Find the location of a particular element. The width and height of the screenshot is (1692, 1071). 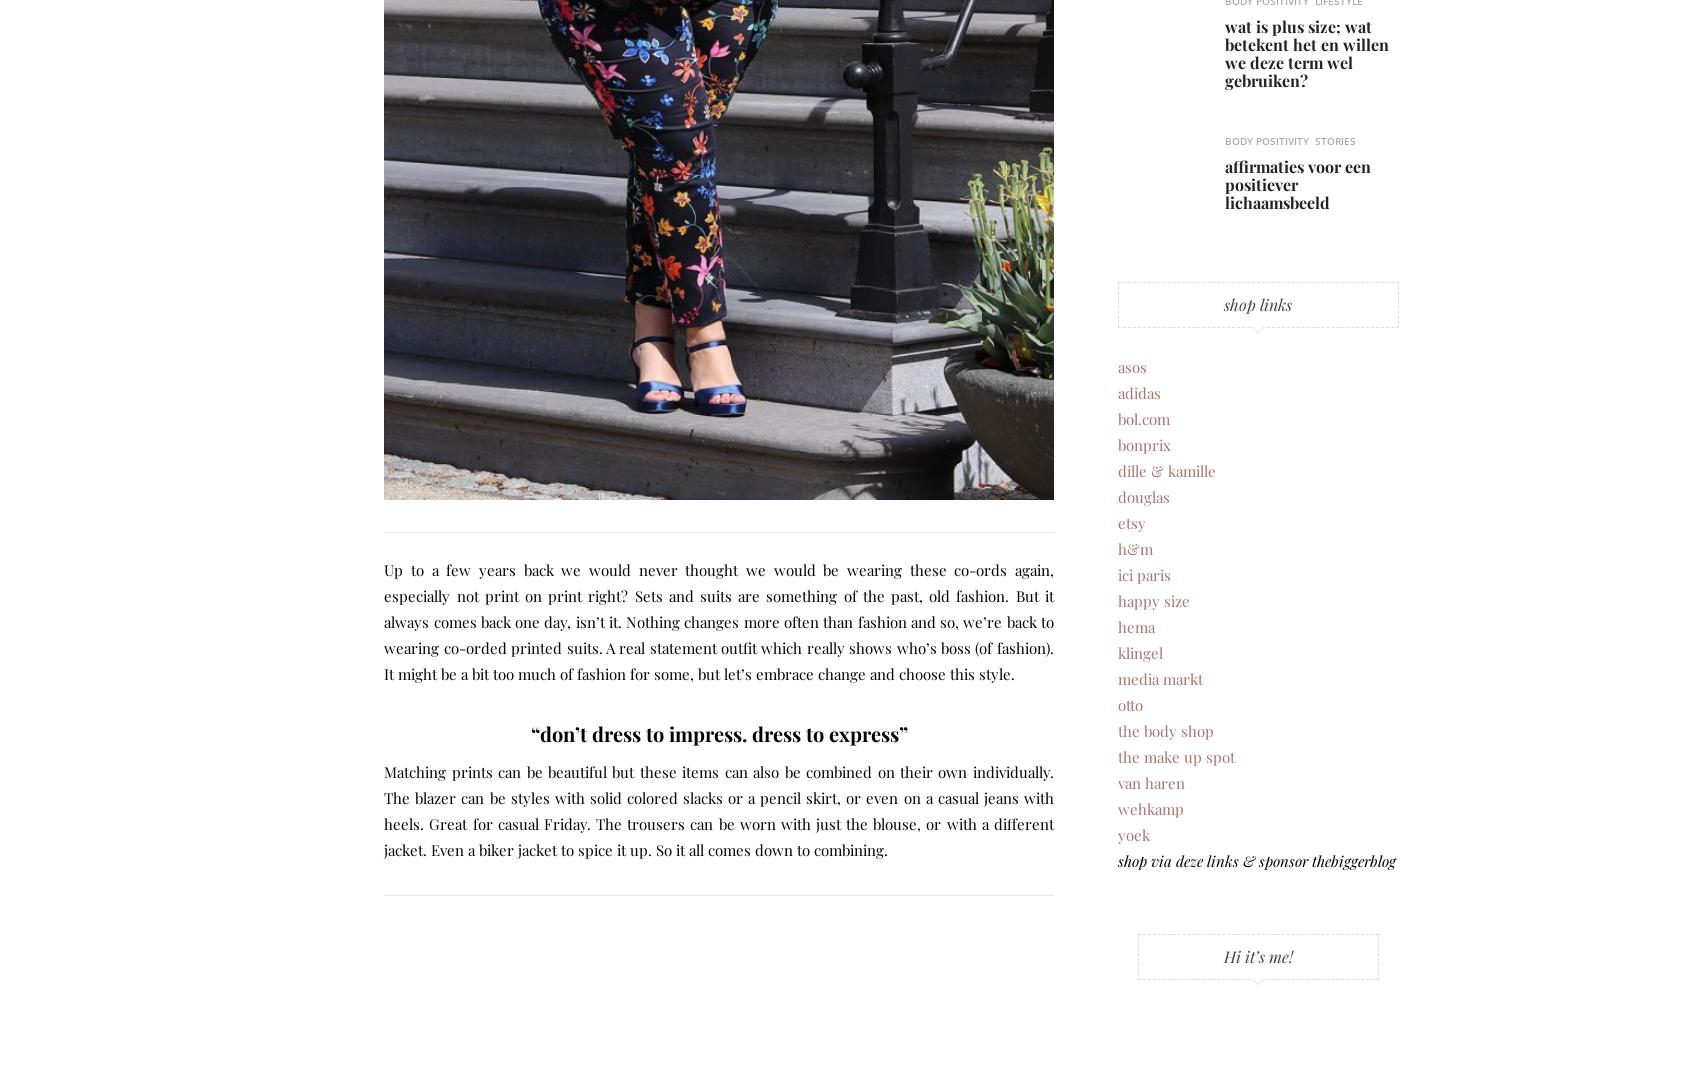

'douglas' is located at coordinates (1141, 494).